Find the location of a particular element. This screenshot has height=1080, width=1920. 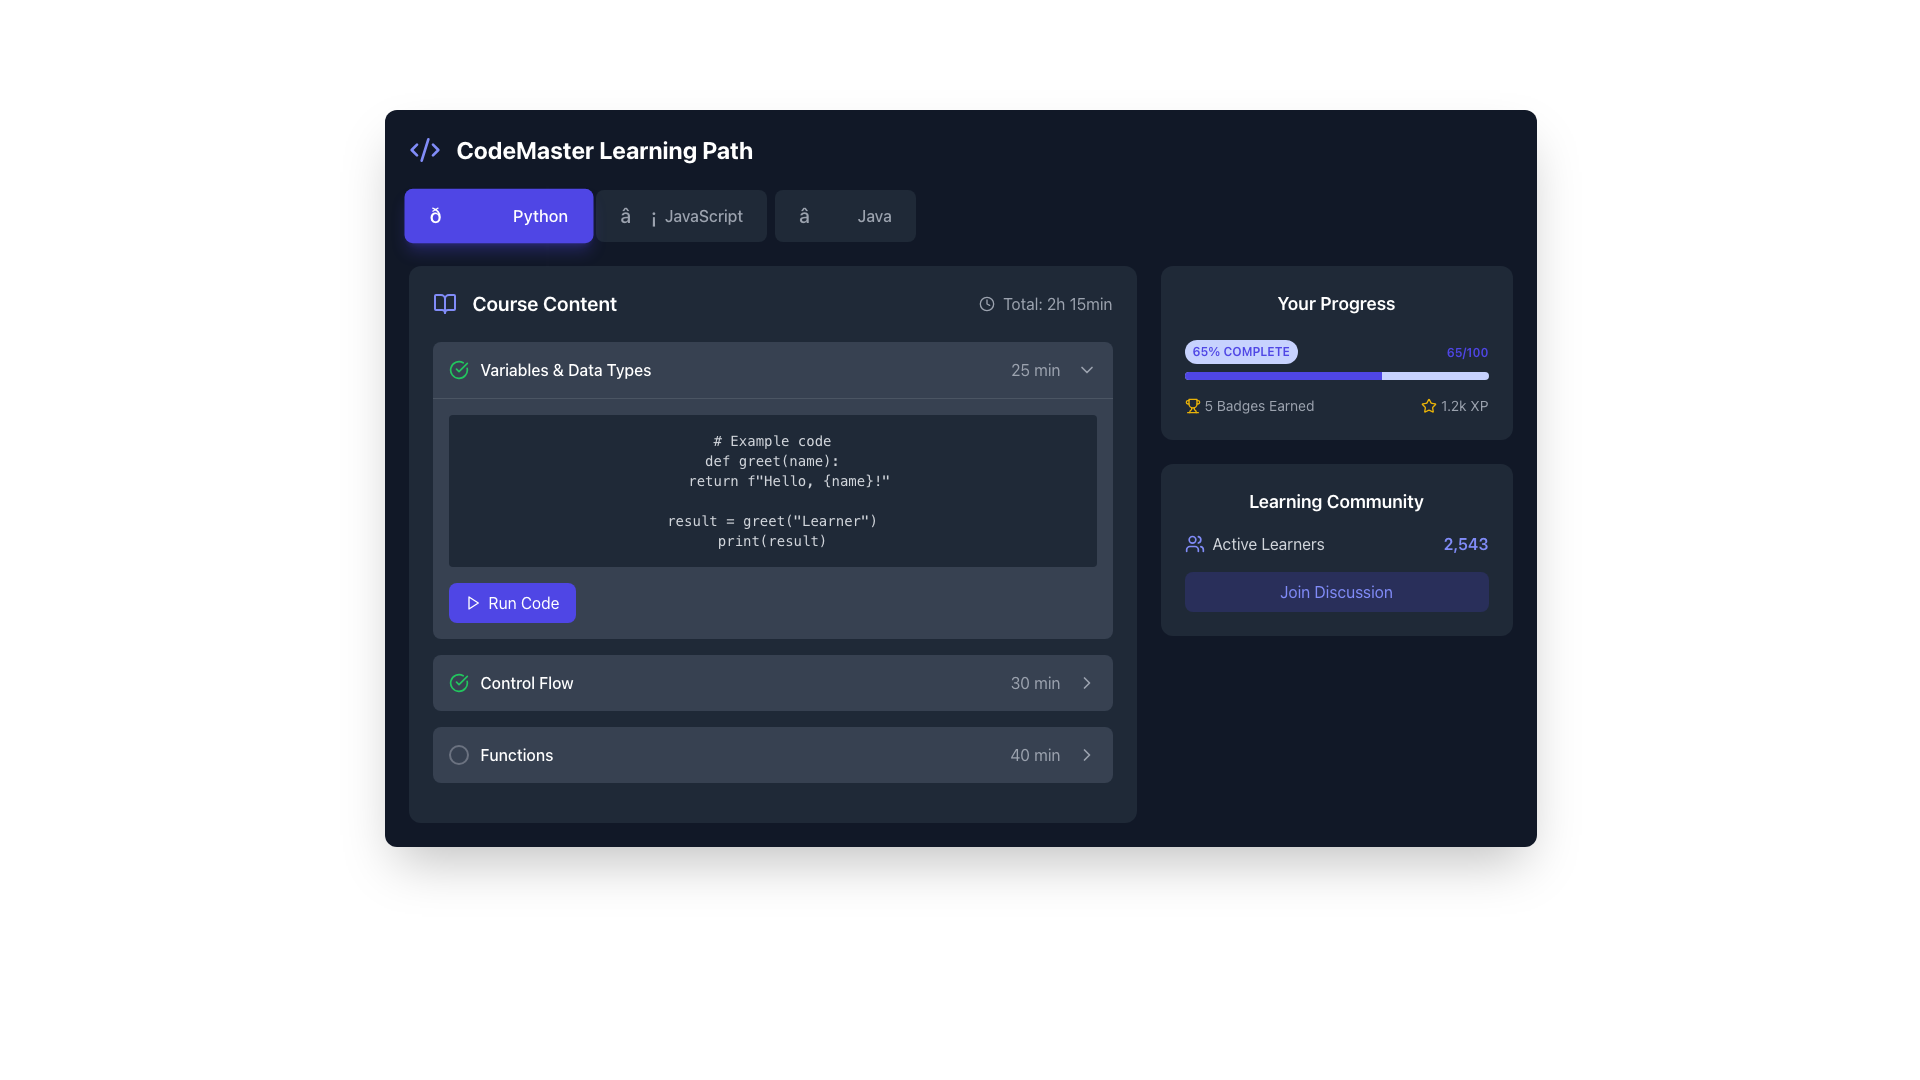

completion details from the Progress Bar indicating 65% completion, located in the 'Your Progress' section is located at coordinates (1336, 356).